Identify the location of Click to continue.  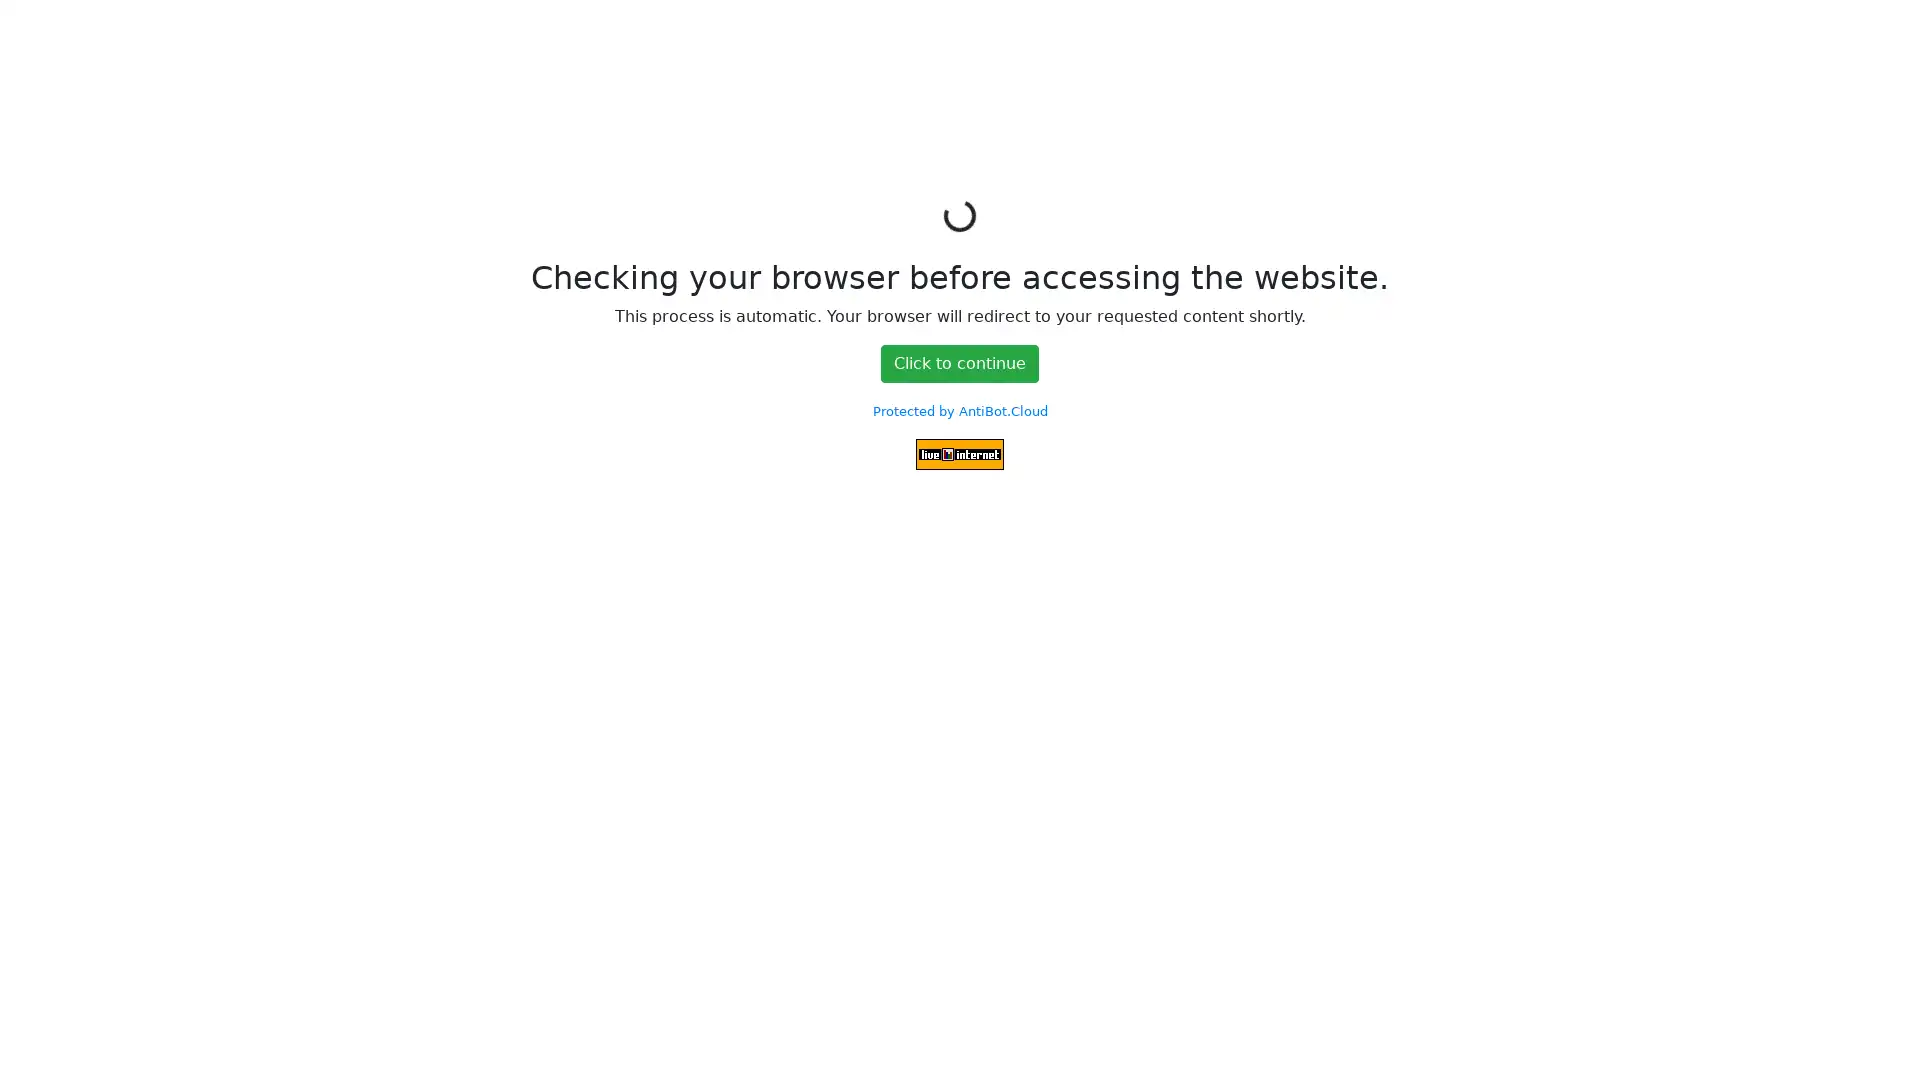
(960, 363).